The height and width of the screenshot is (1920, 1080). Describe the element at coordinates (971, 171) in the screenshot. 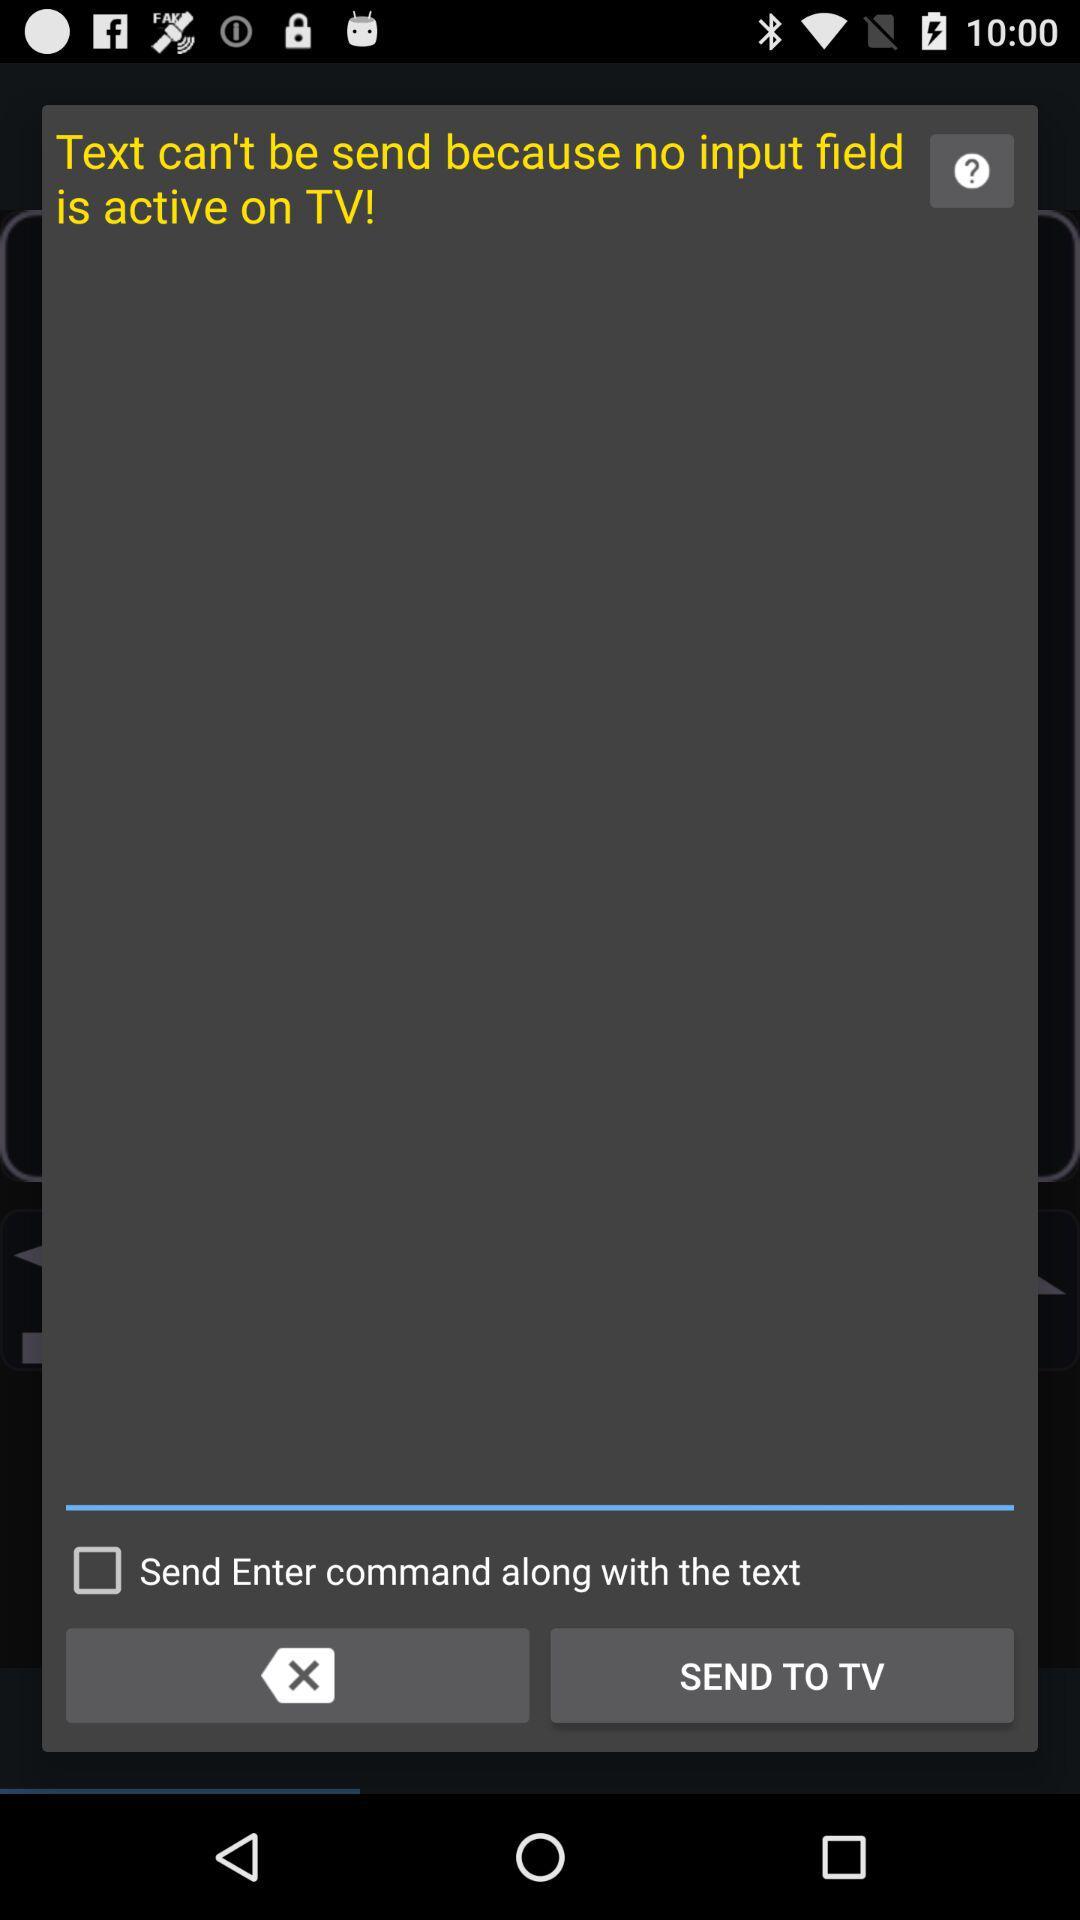

I see `the icon next to the text can t icon` at that location.